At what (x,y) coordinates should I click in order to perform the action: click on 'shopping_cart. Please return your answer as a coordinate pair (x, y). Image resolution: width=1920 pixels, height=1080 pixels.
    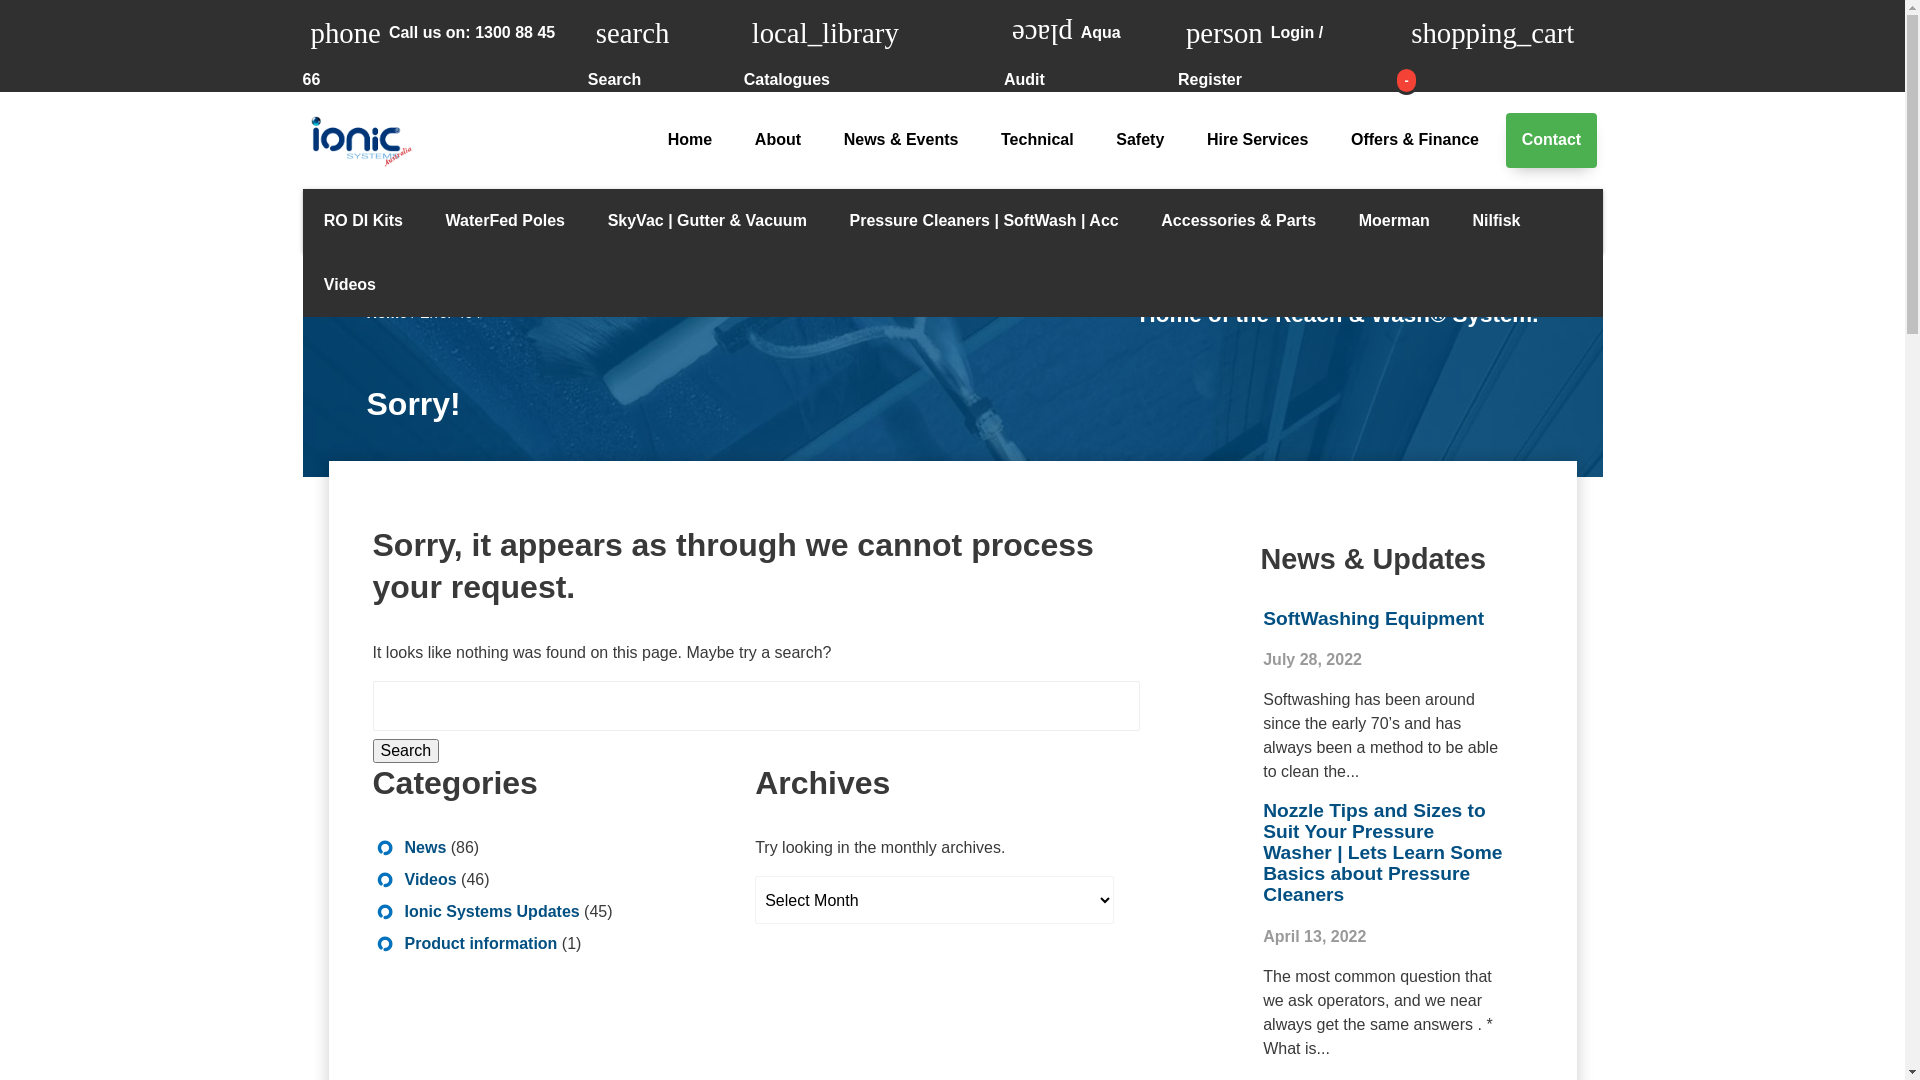
    Looking at the image, I should click on (1502, 45).